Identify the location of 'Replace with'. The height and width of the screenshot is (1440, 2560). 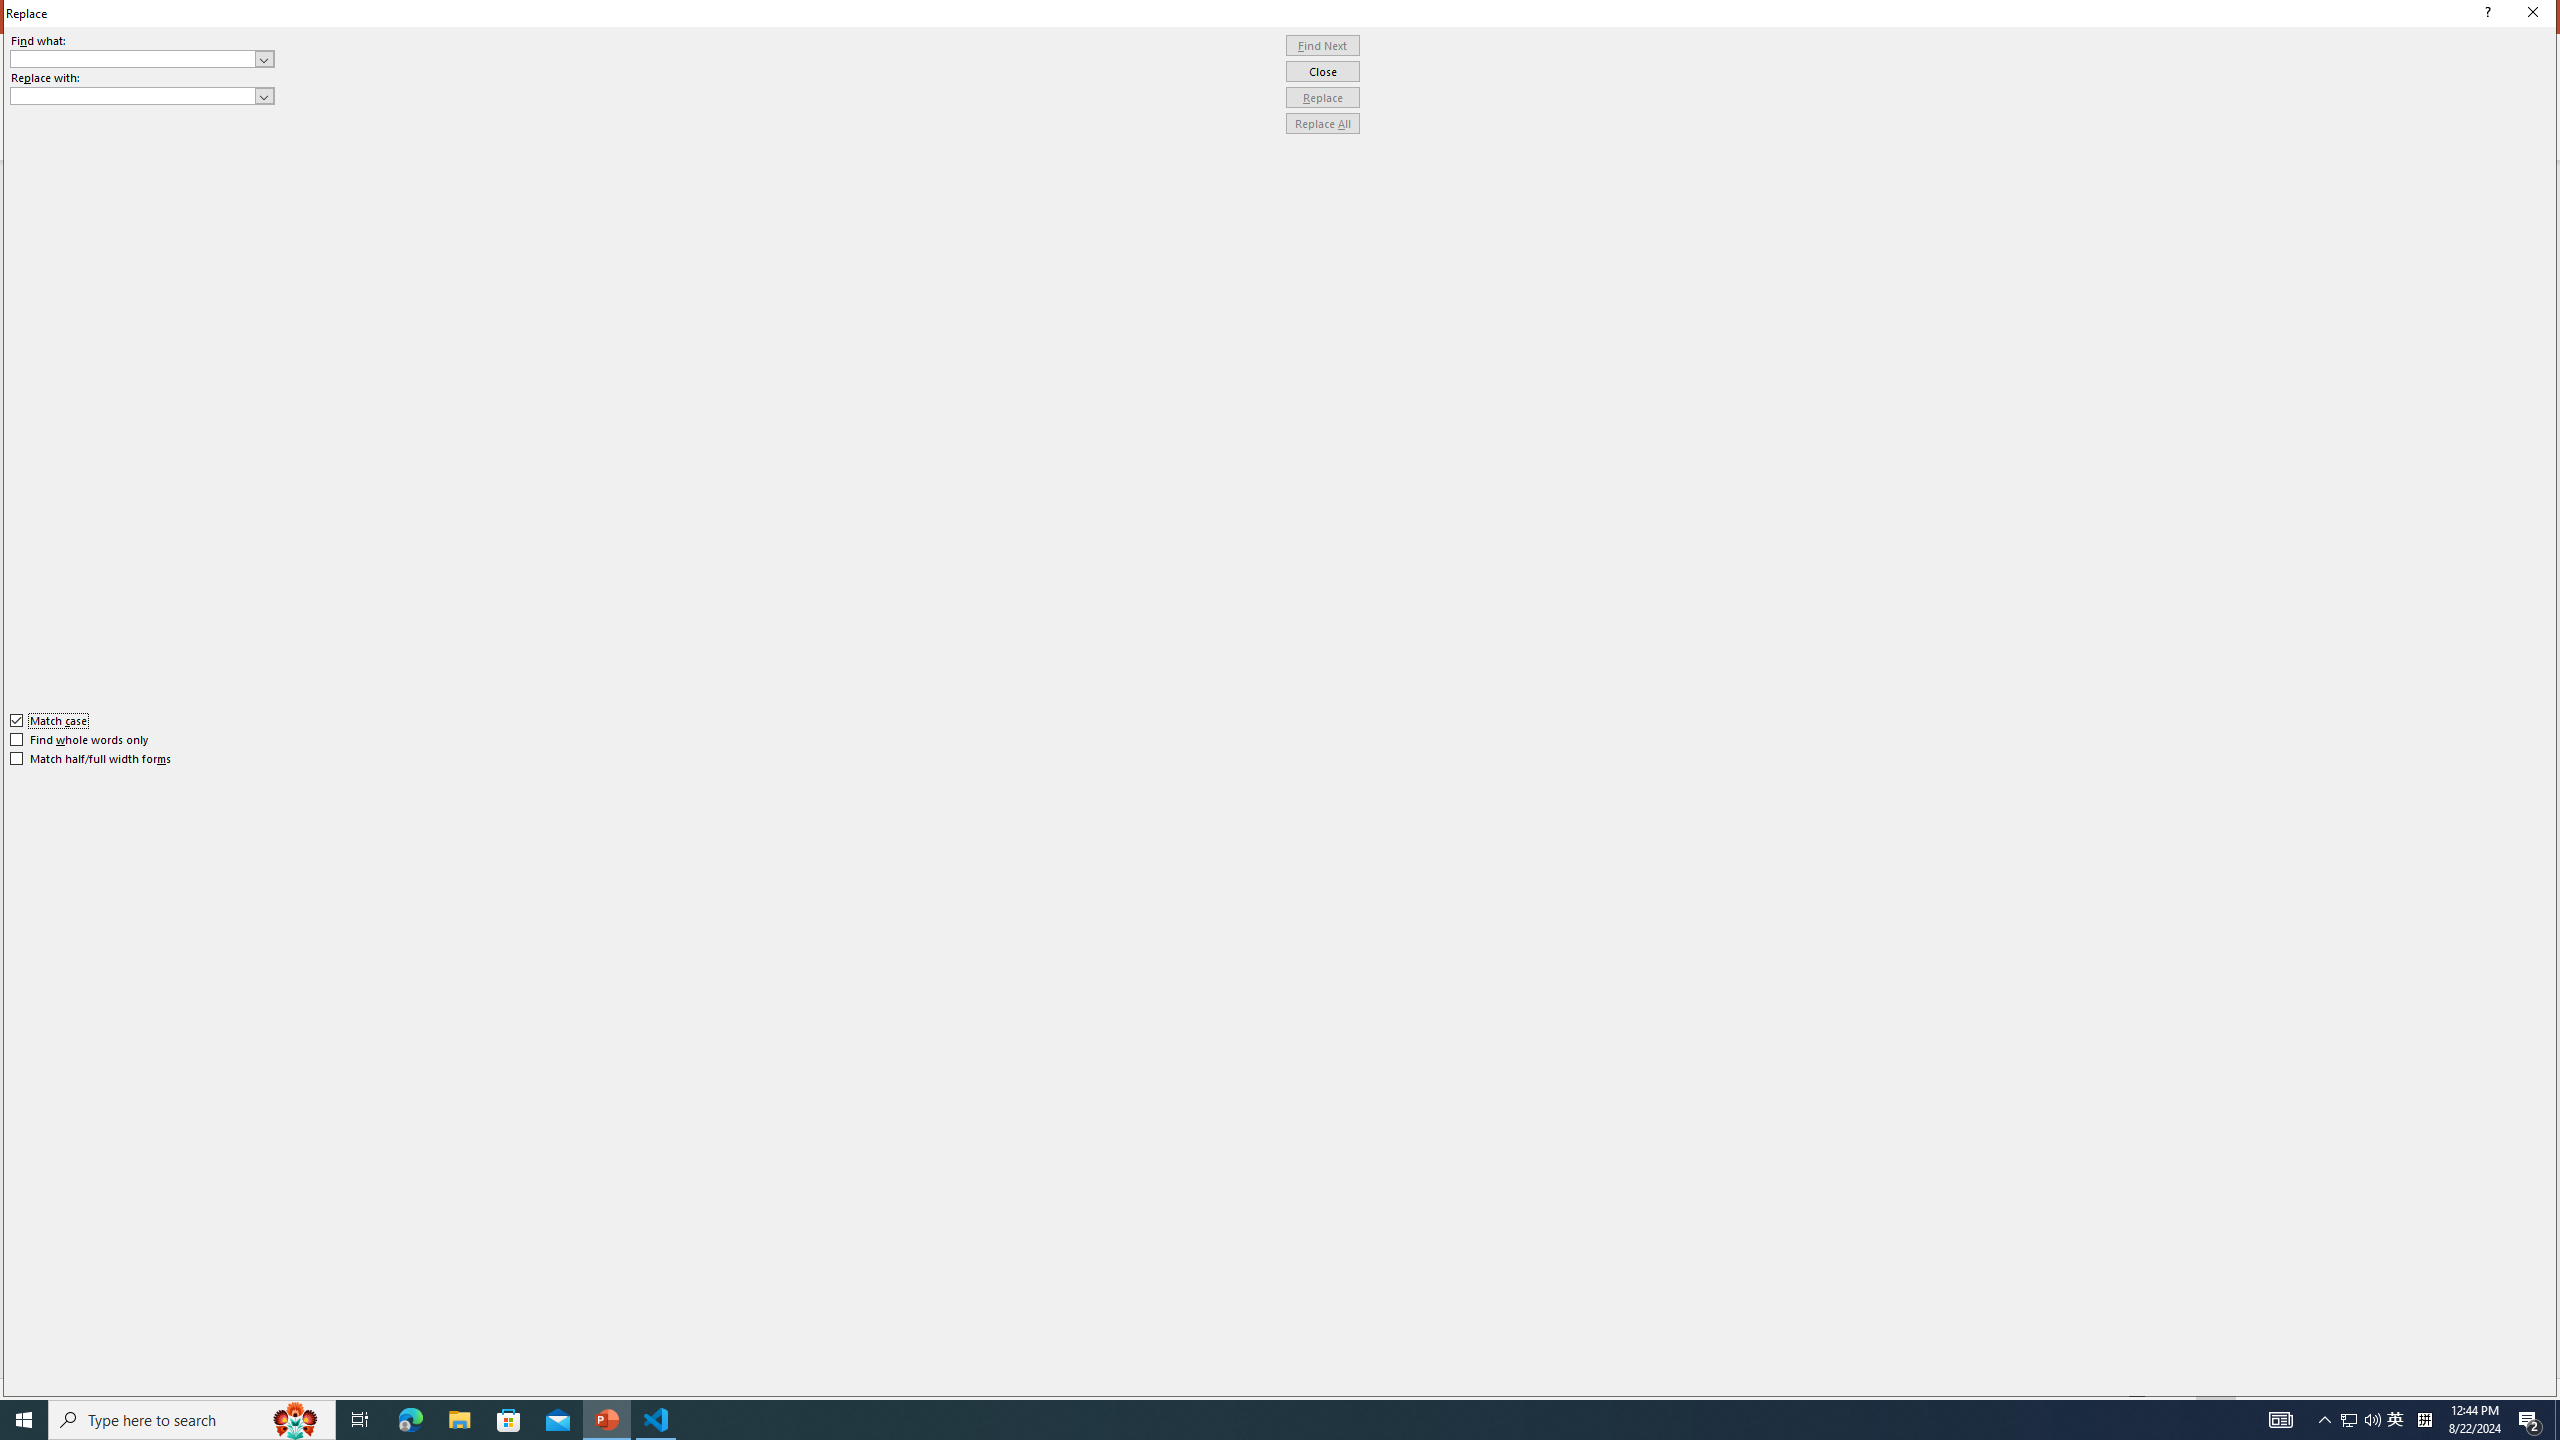
(142, 95).